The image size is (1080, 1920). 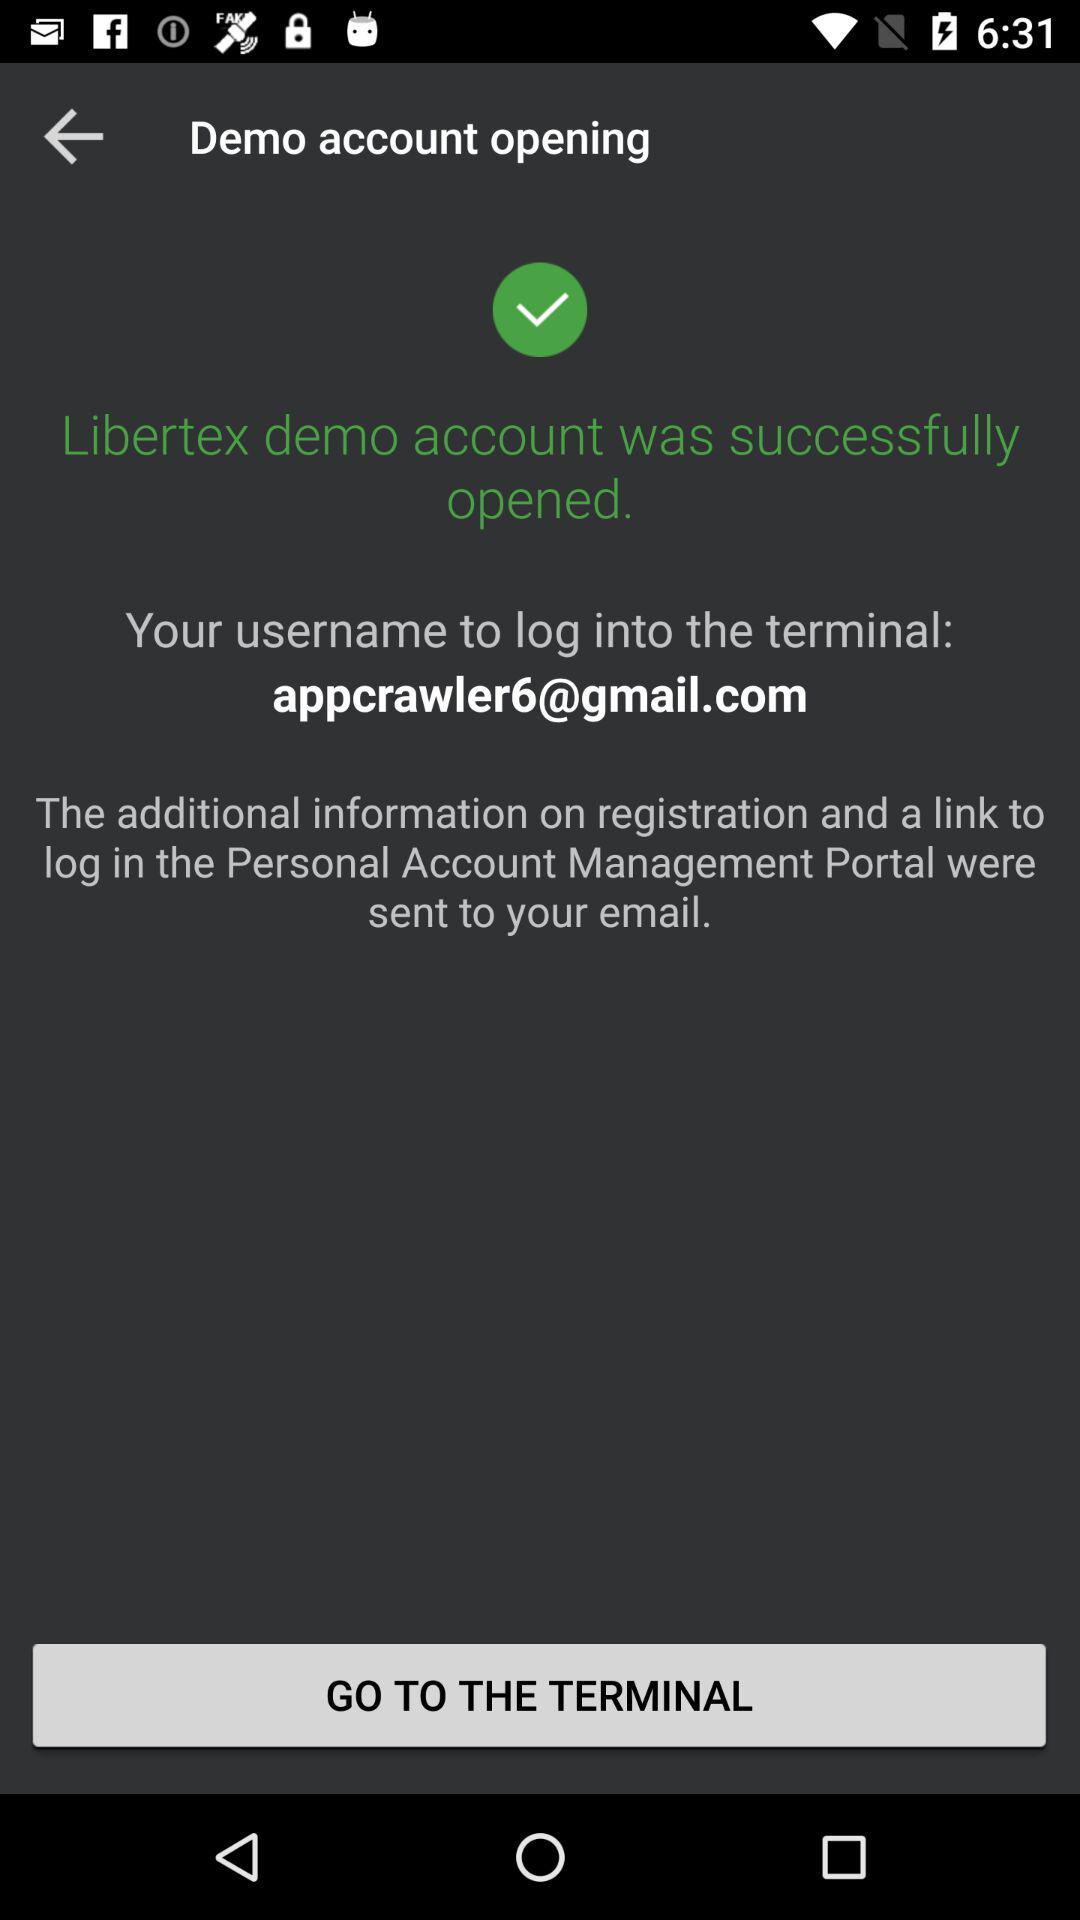 What do you see at coordinates (72, 135) in the screenshot?
I see `icon above the libertex demo account` at bounding box center [72, 135].